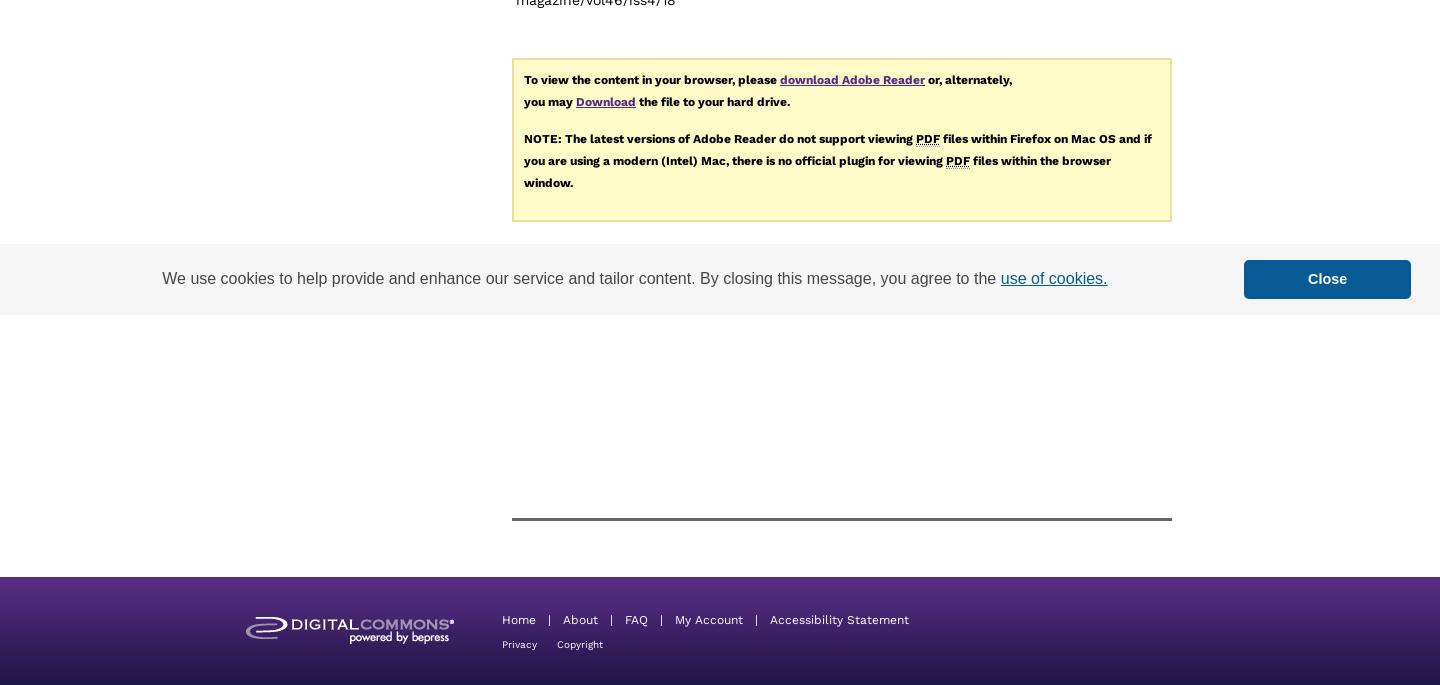 Image resolution: width=1440 pixels, height=685 pixels. Describe the element at coordinates (580, 642) in the screenshot. I see `'Copyright'` at that location.